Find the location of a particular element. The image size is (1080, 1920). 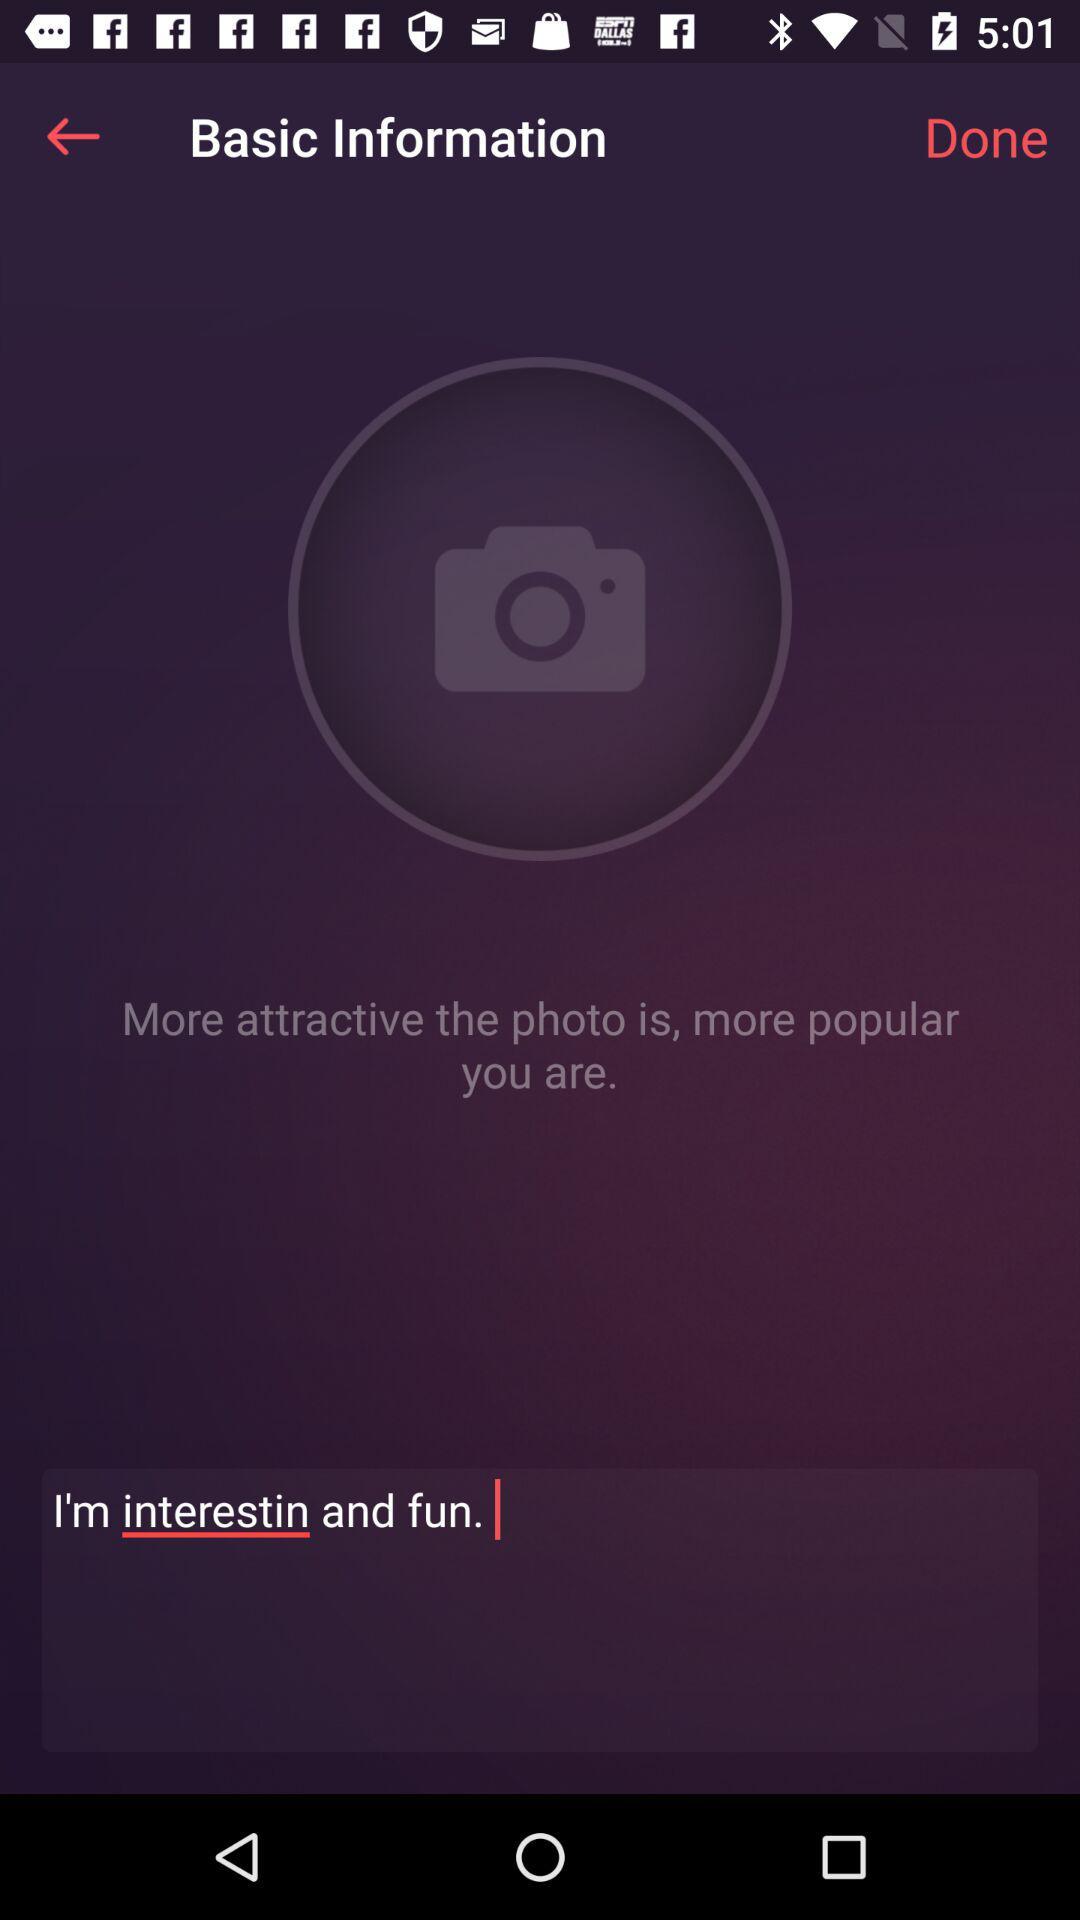

the app next to basic information is located at coordinates (985, 135).